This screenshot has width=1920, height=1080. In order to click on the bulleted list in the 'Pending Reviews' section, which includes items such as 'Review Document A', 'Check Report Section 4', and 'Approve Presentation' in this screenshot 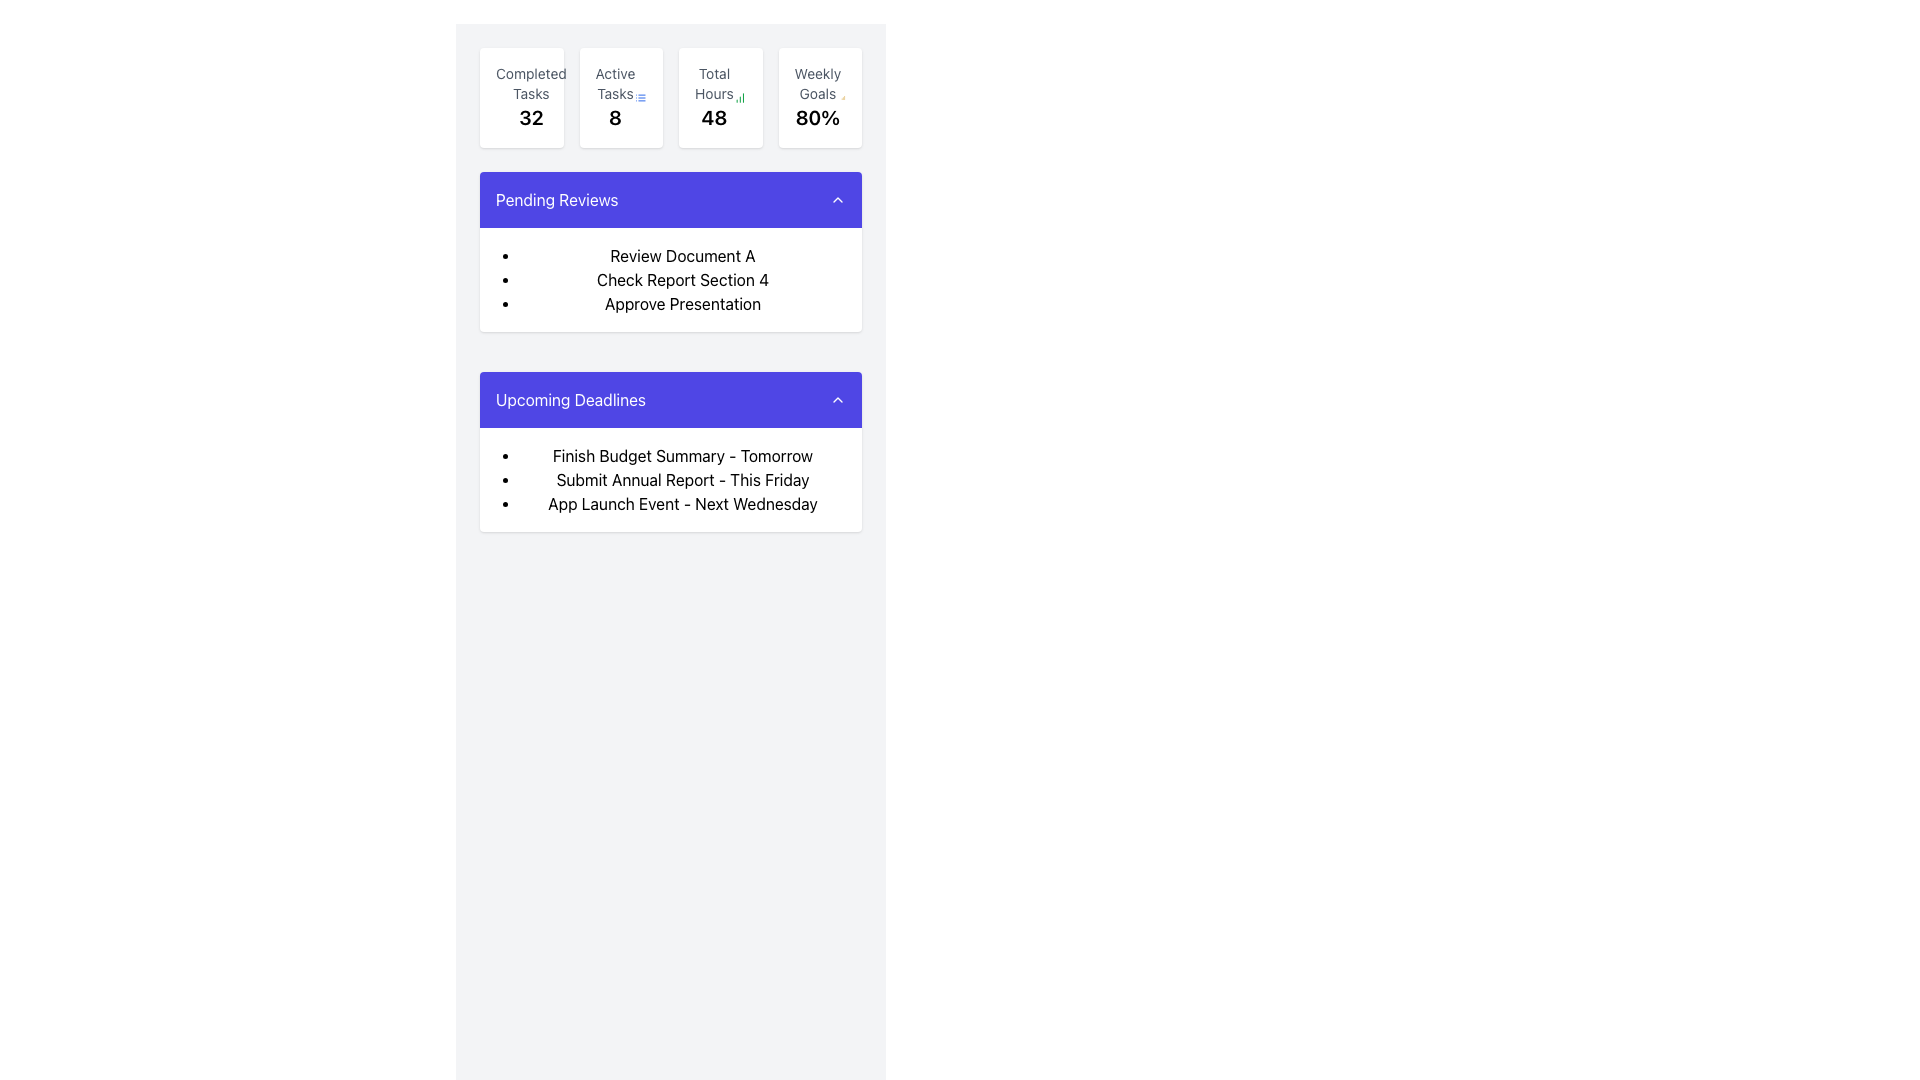, I will do `click(671, 280)`.